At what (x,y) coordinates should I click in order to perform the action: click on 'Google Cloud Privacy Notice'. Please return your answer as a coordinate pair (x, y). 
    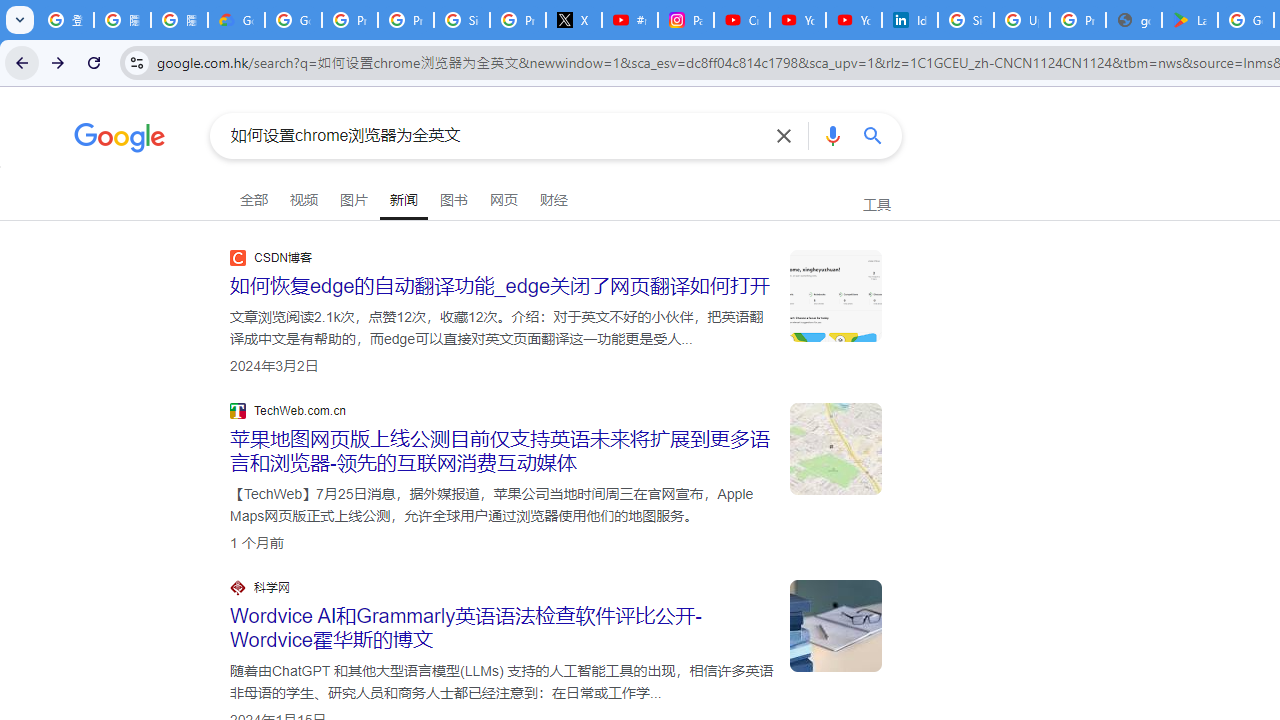
    Looking at the image, I should click on (236, 20).